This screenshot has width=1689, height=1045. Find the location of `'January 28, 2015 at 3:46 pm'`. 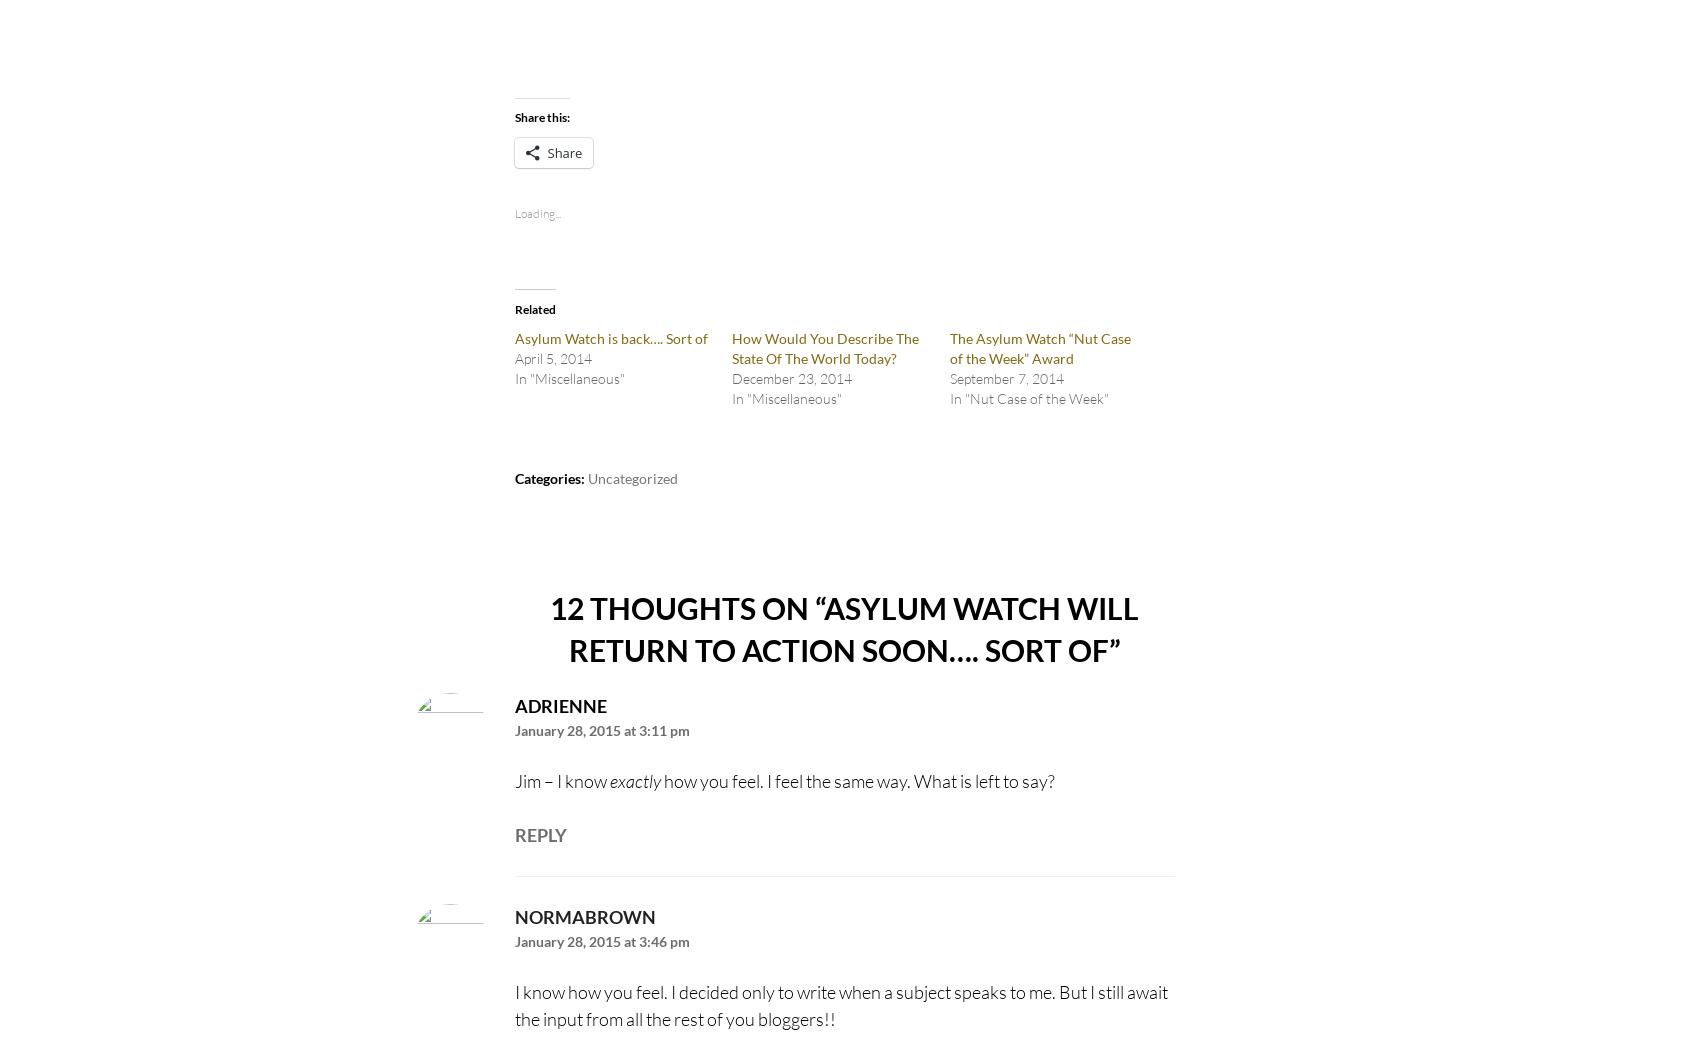

'January 28, 2015 at 3:46 pm' is located at coordinates (600, 940).